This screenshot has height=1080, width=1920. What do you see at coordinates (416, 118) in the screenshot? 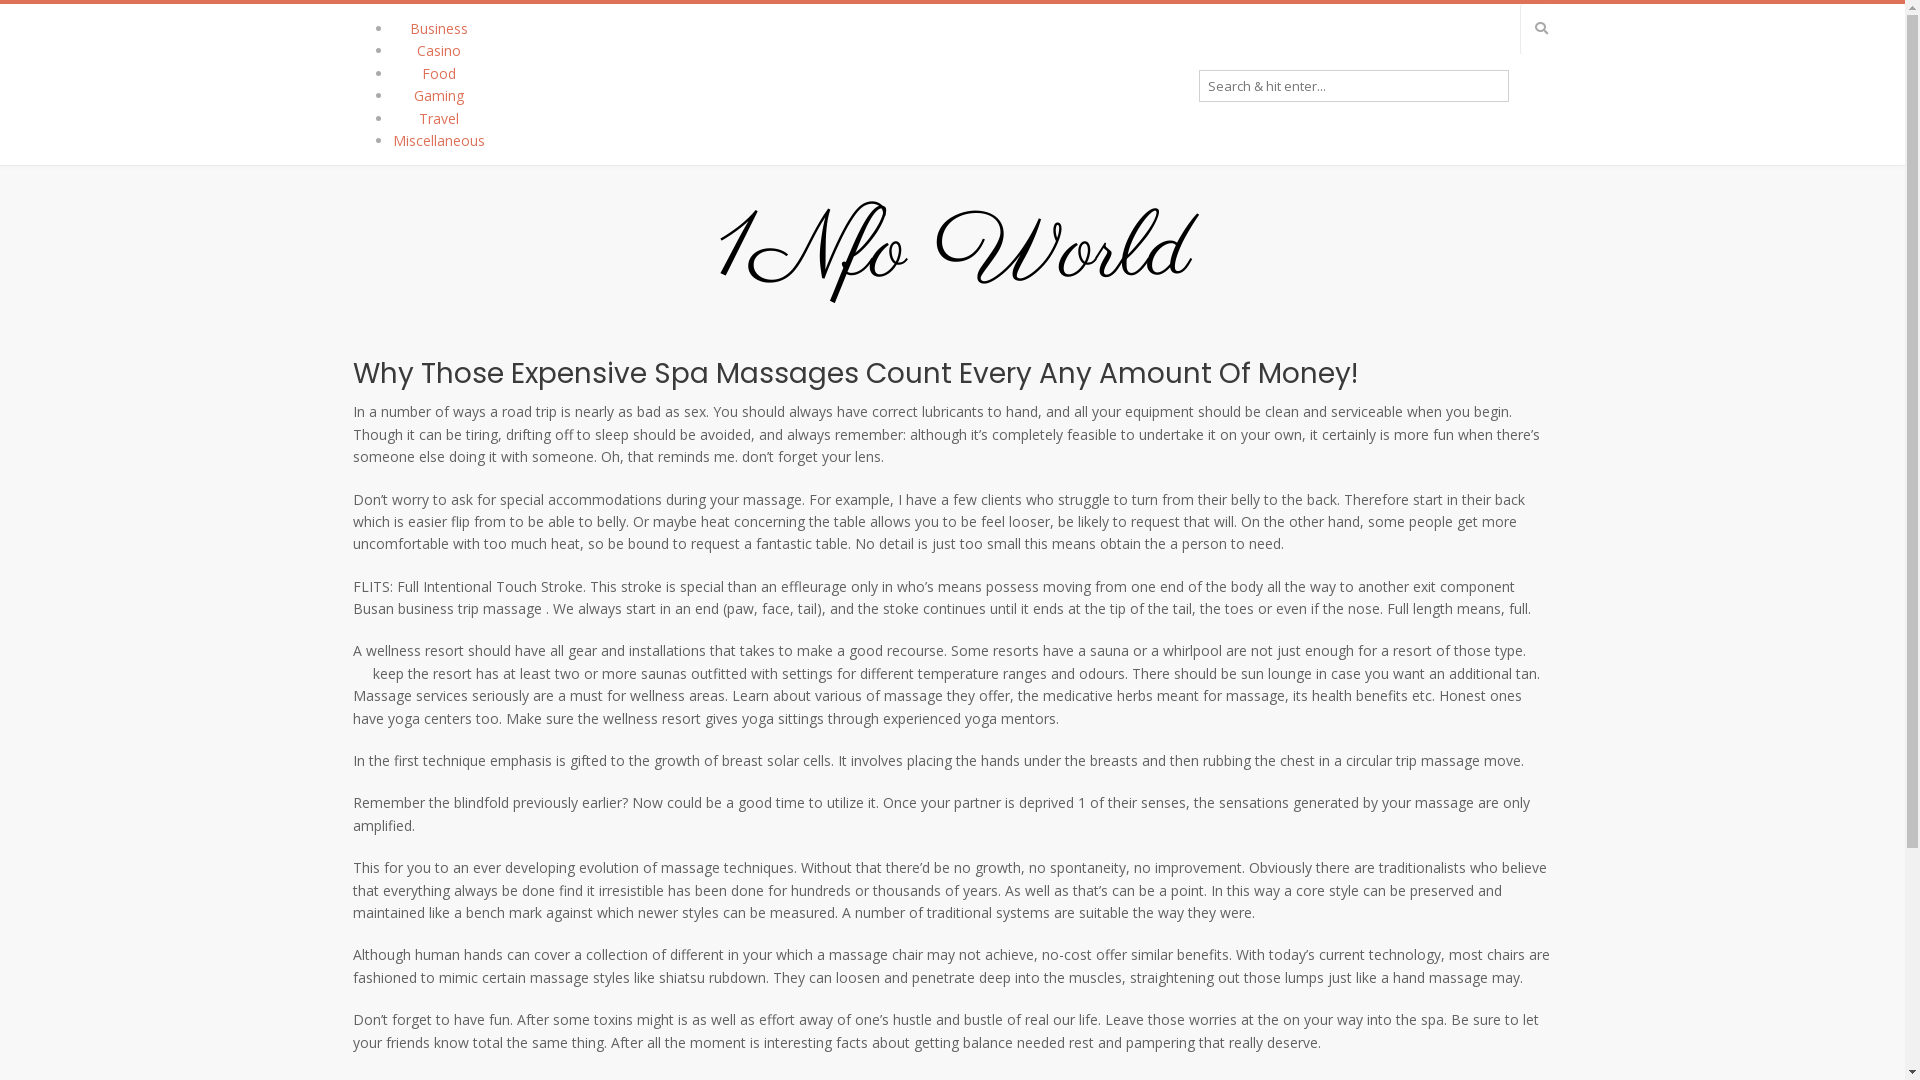
I see `'Travel'` at bounding box center [416, 118].